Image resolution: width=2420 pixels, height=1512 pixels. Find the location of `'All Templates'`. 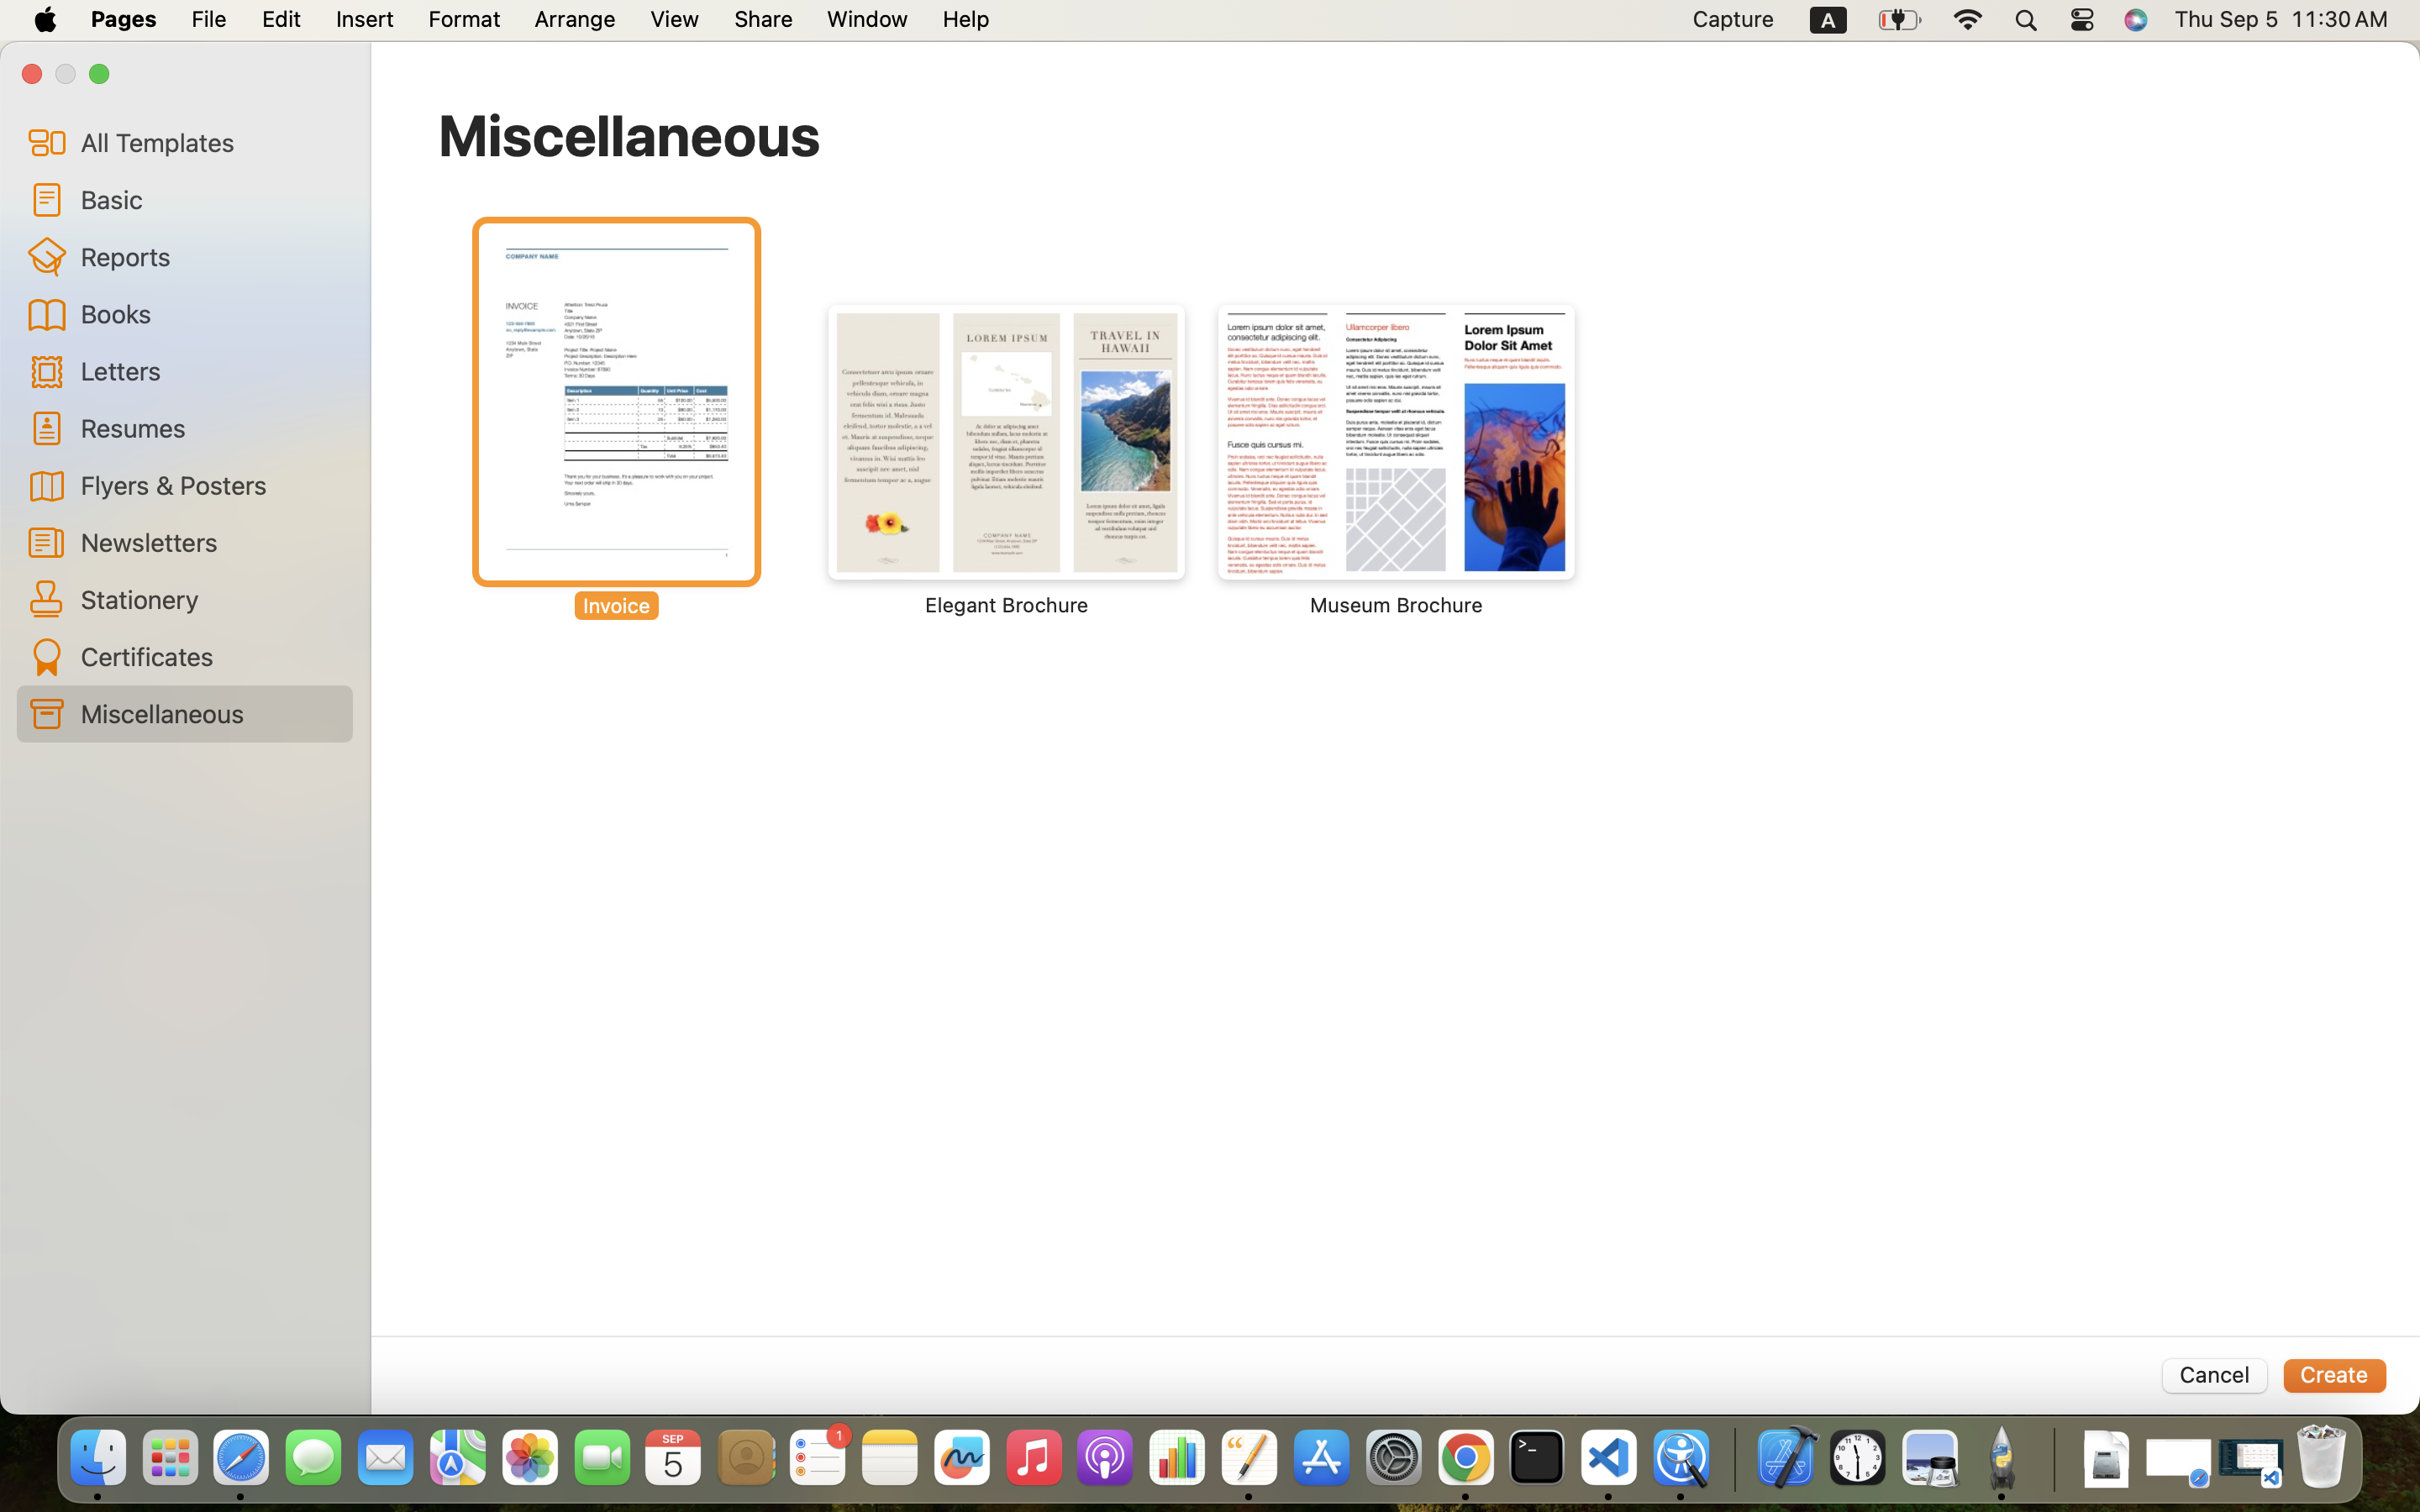

'All Templates' is located at coordinates (208, 141).